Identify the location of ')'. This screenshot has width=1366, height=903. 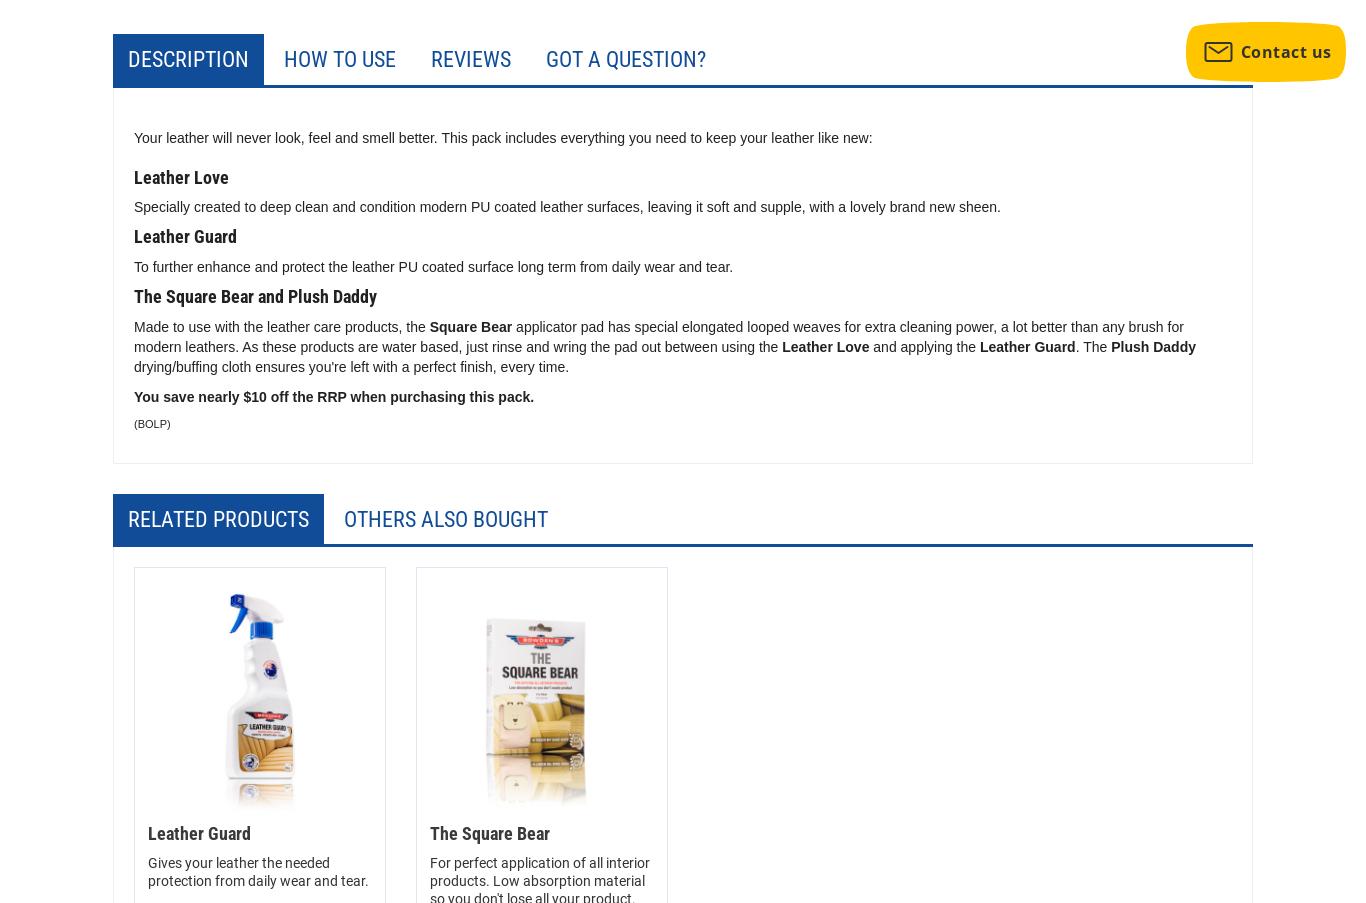
(167, 421).